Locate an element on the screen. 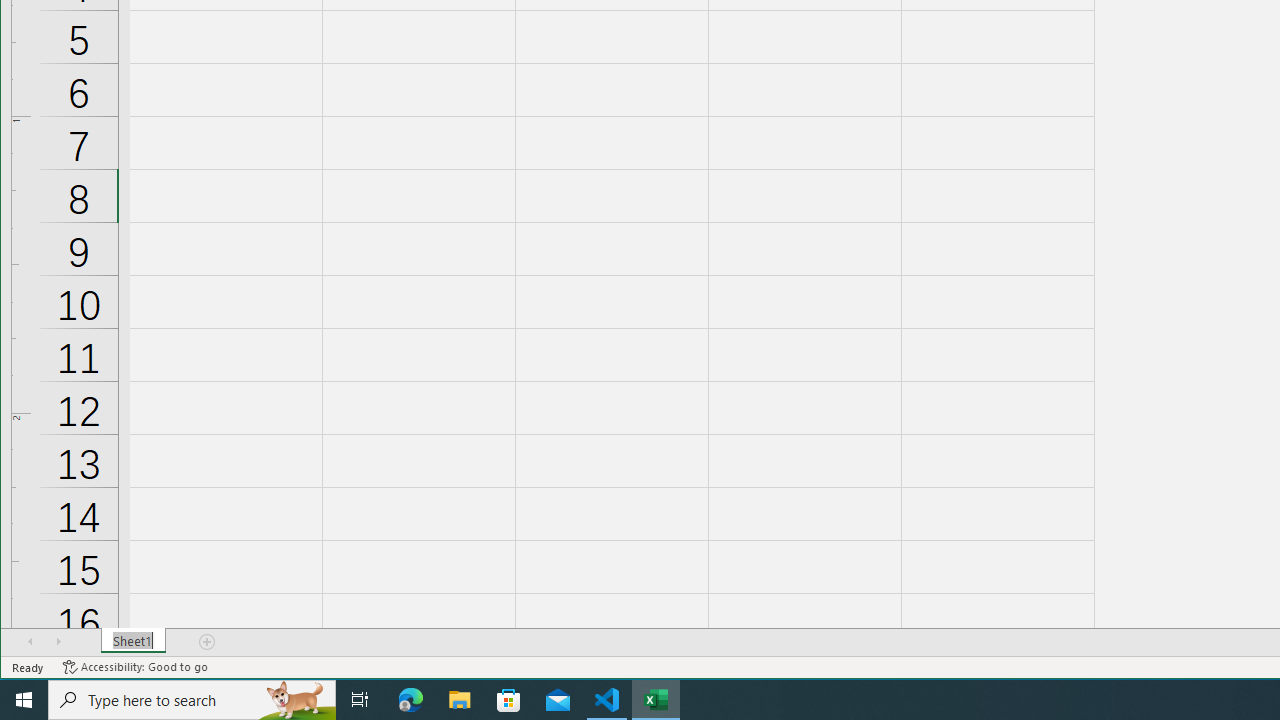 Image resolution: width=1280 pixels, height=720 pixels. 'File Explorer' is located at coordinates (459, 698).